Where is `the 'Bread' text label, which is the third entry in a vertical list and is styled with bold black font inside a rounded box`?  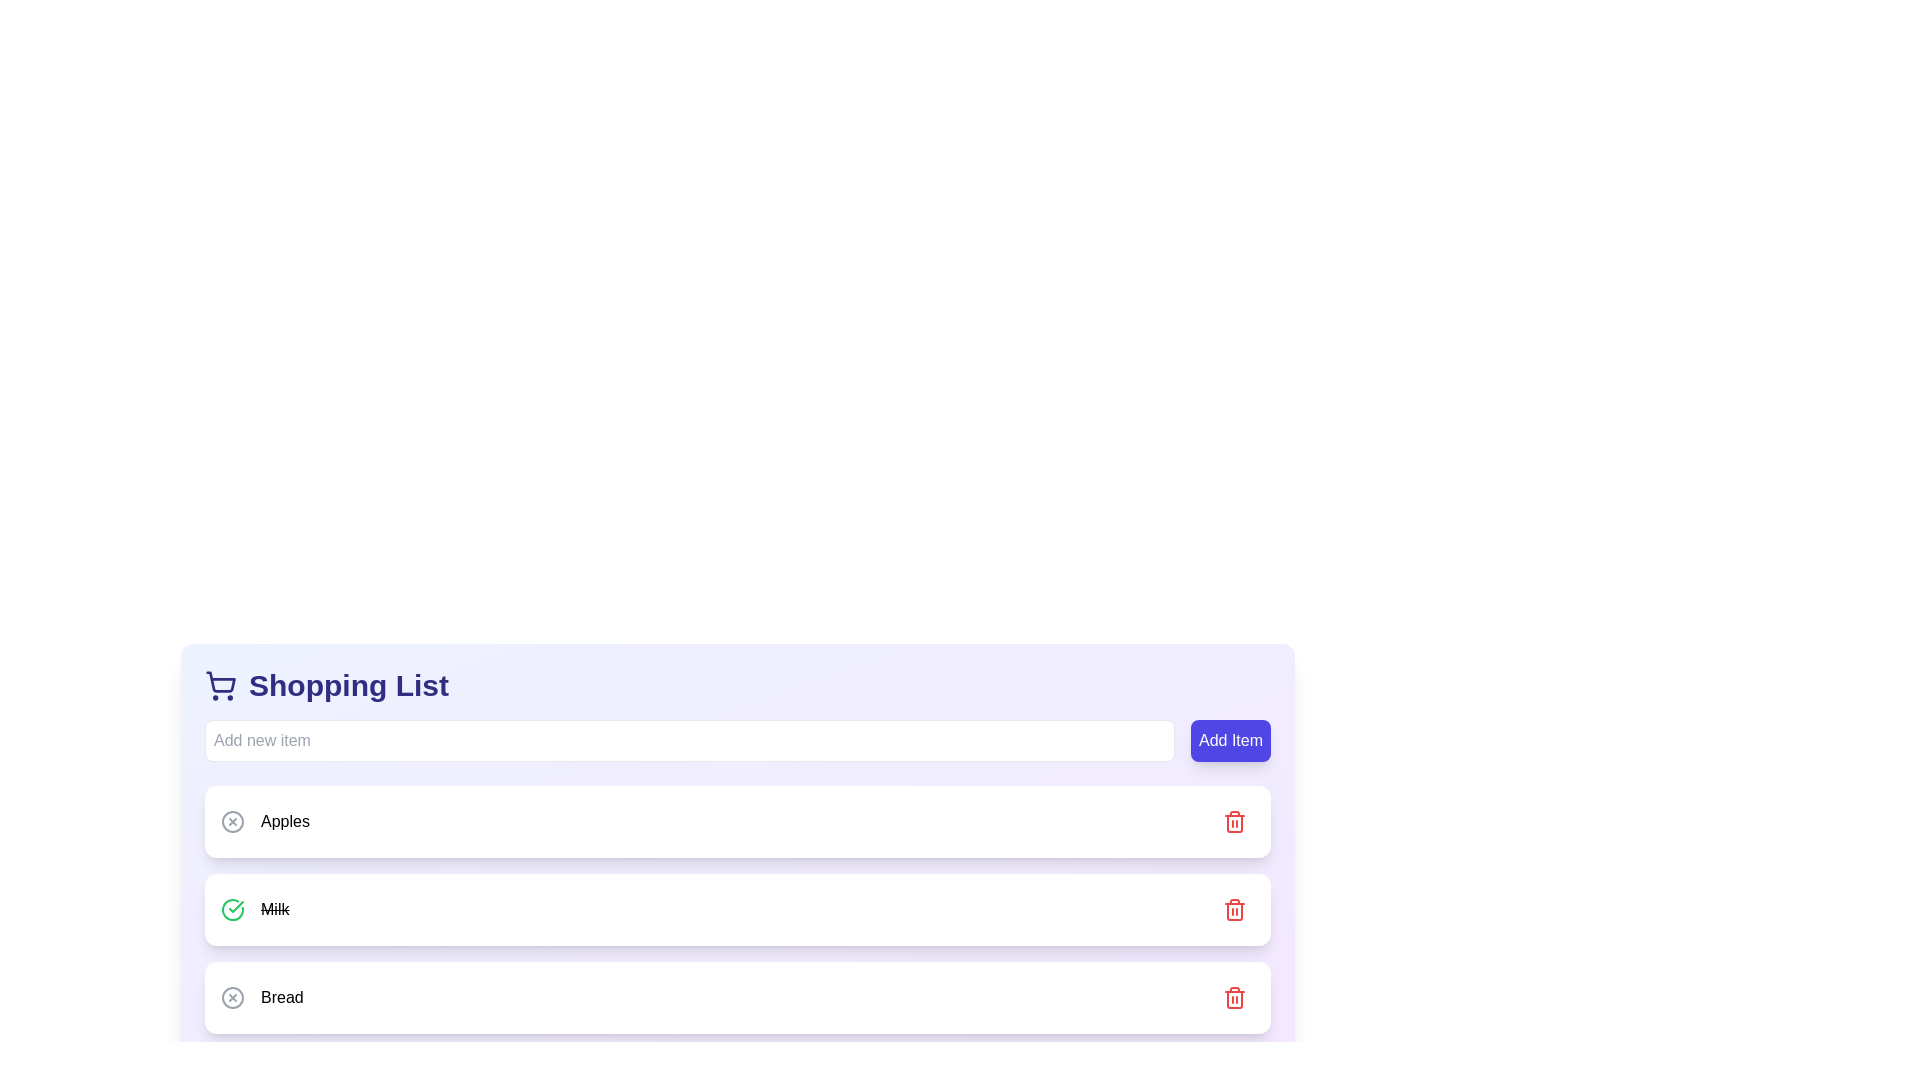 the 'Bread' text label, which is the third entry in a vertical list and is styled with bold black font inside a rounded box is located at coordinates (281, 998).